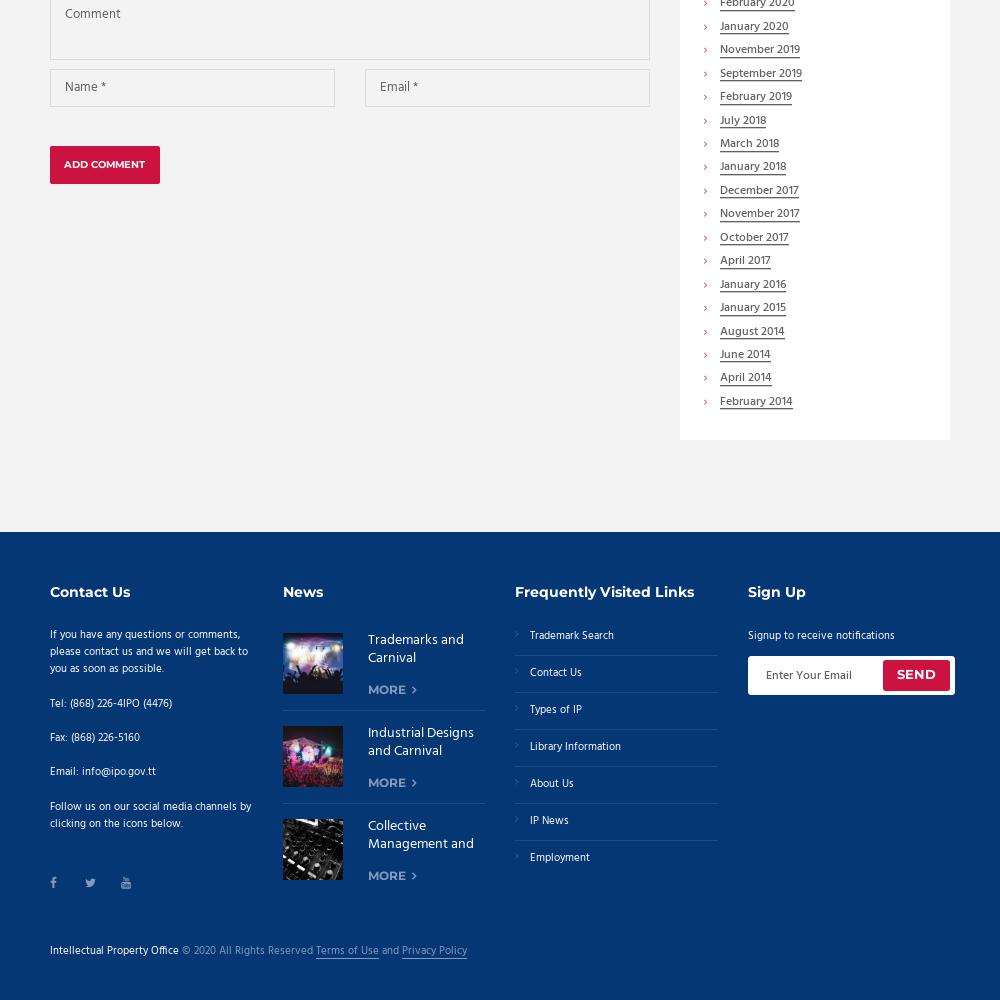  What do you see at coordinates (110, 702) in the screenshot?
I see `'Tel: (868) 226-4IPO (4476)'` at bounding box center [110, 702].